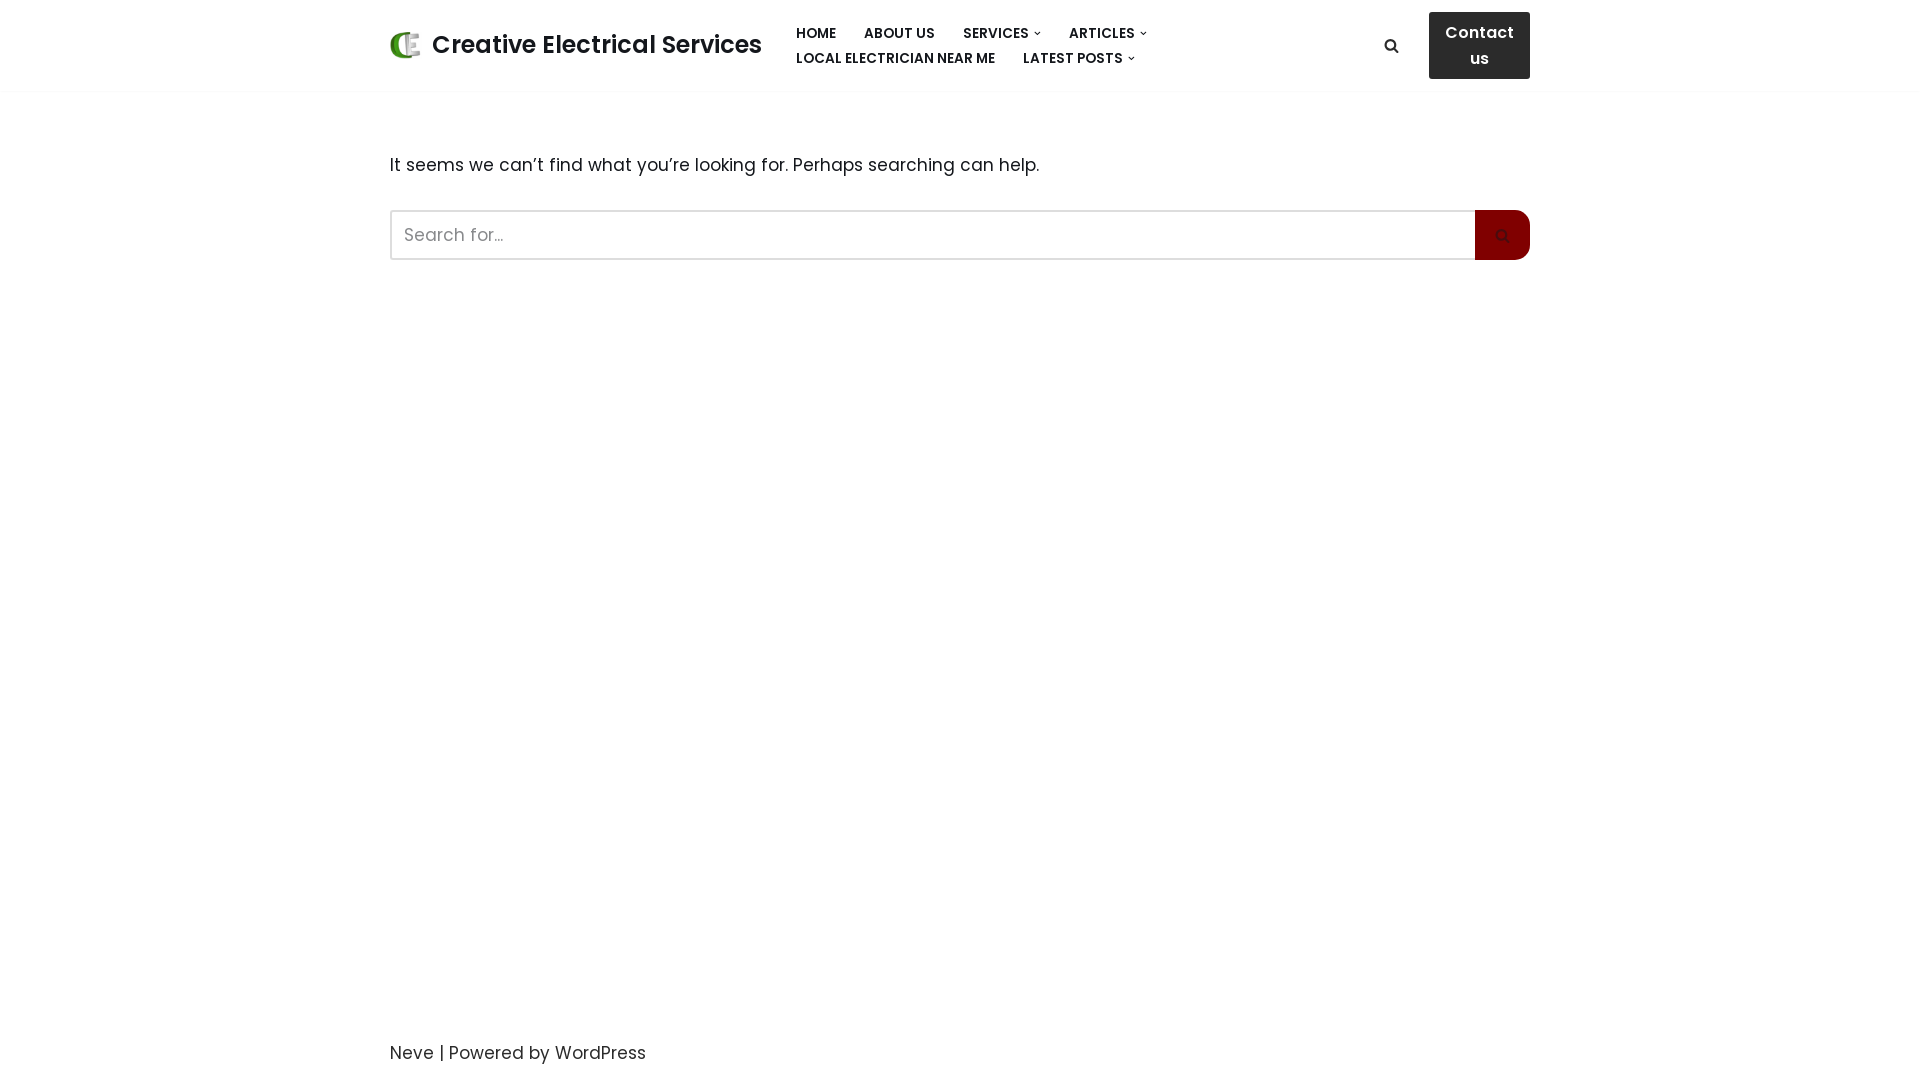  I want to click on 'Neve', so click(411, 1052).